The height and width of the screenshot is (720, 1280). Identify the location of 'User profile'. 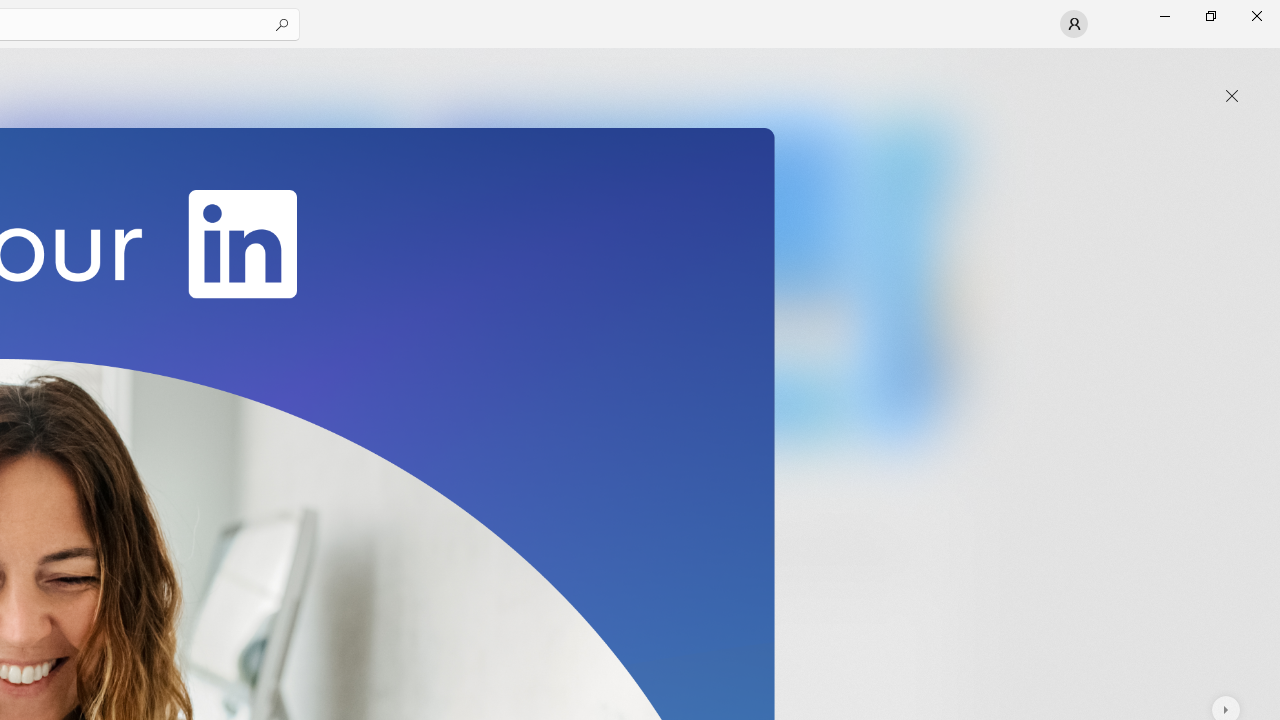
(1072, 24).